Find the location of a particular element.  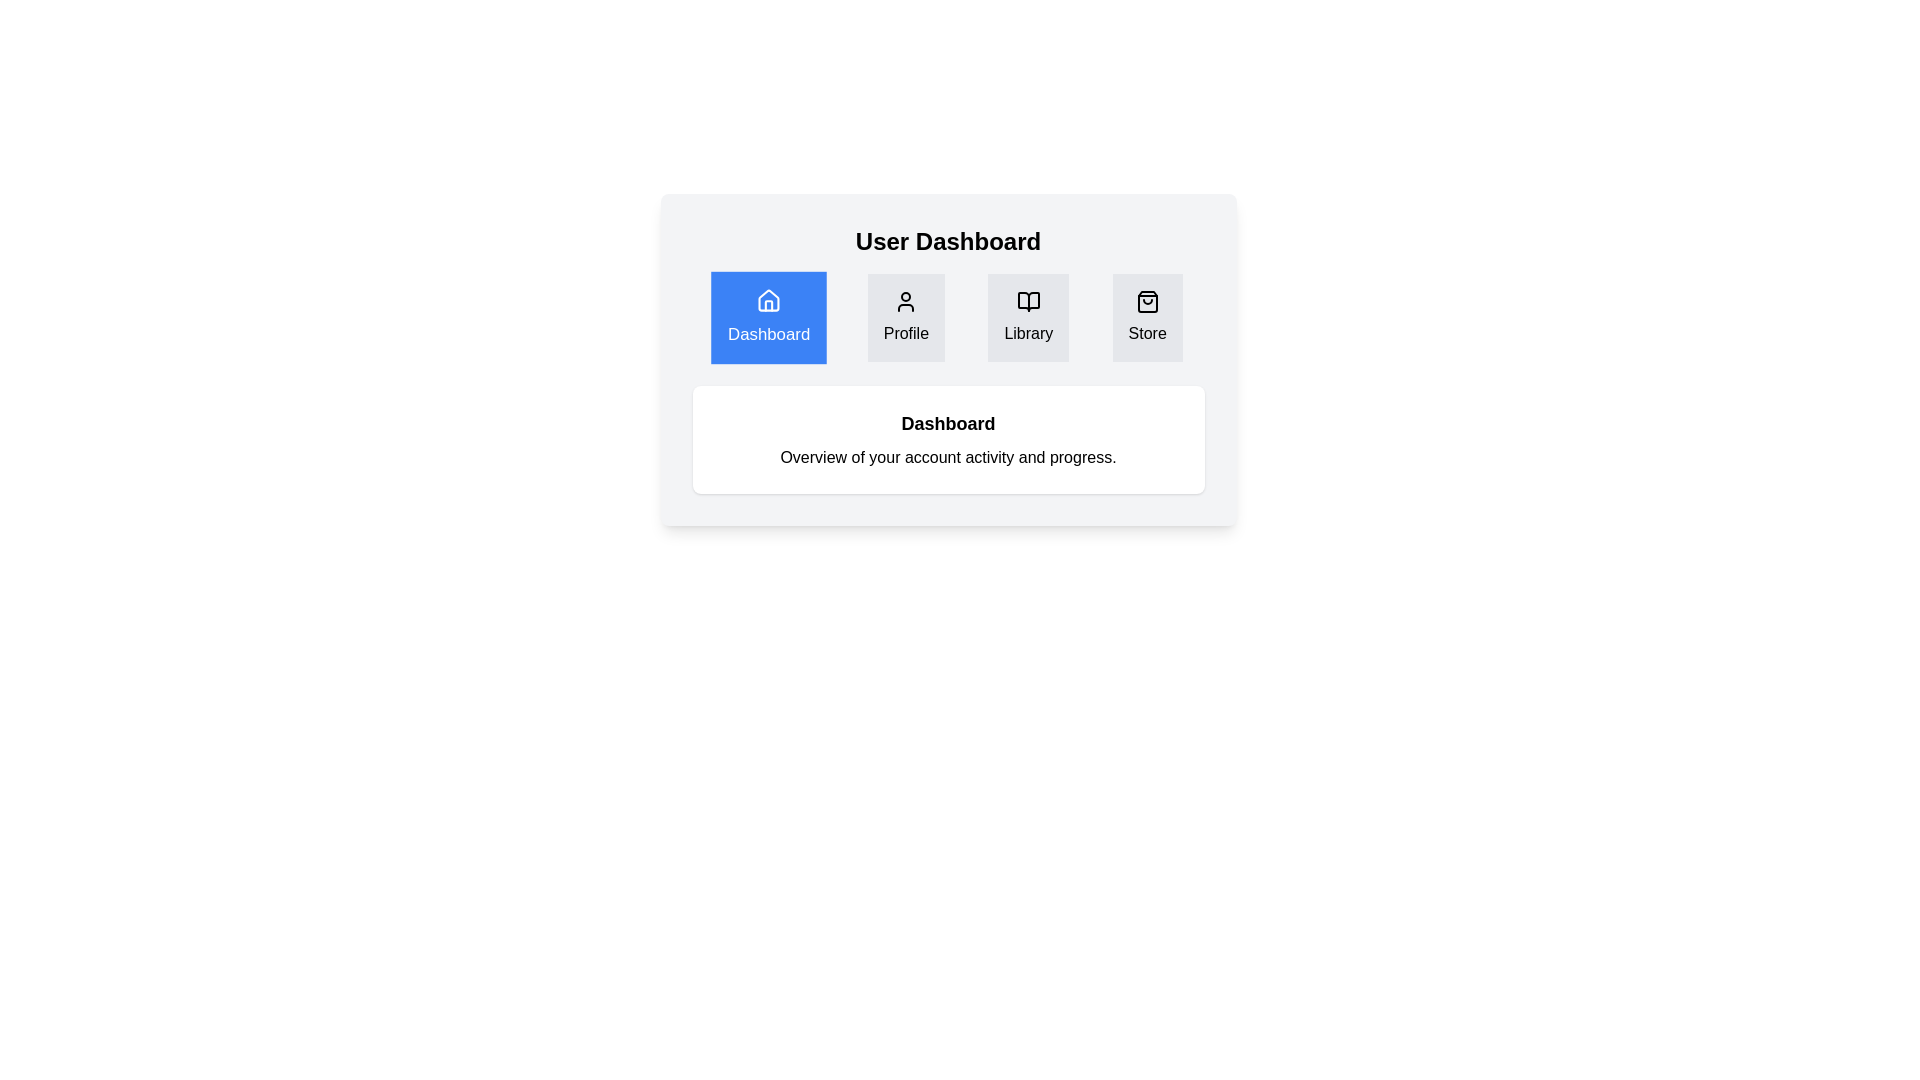

the tab labeled Dashboard to view its content is located at coordinates (767, 316).